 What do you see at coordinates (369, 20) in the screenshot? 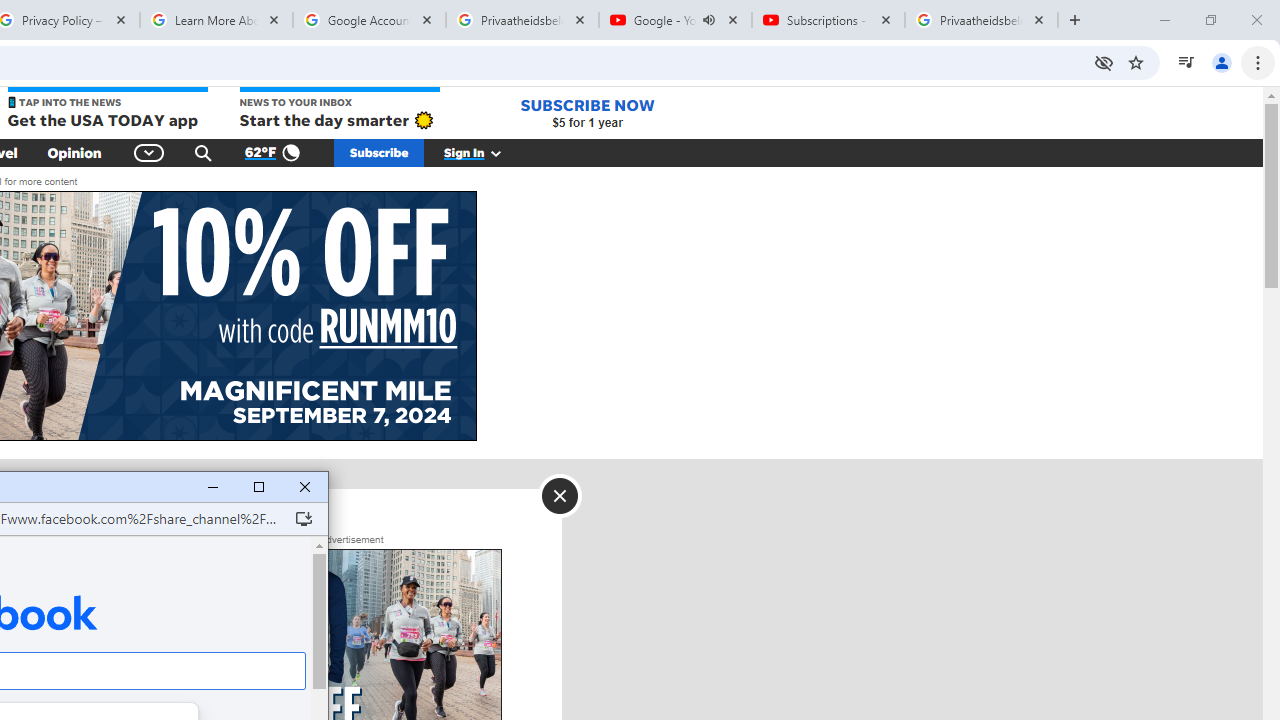
I see `'Google Account'` at bounding box center [369, 20].